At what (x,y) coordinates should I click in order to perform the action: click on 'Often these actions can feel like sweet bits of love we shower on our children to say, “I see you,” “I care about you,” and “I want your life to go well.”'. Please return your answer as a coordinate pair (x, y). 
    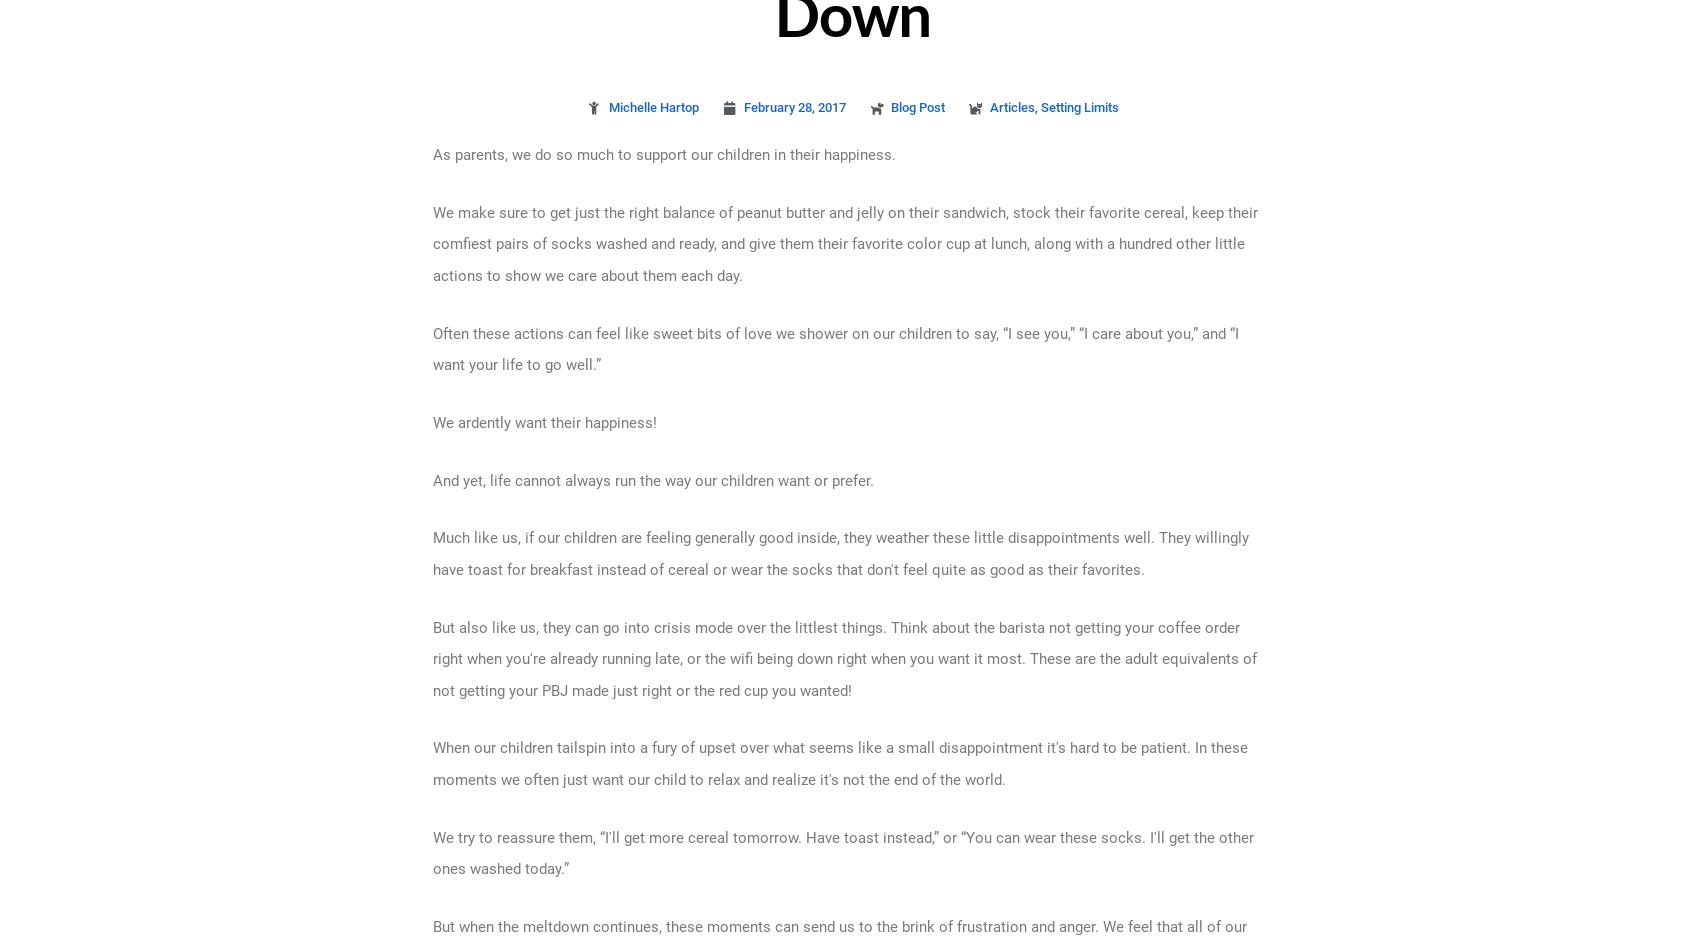
    Looking at the image, I should click on (834, 348).